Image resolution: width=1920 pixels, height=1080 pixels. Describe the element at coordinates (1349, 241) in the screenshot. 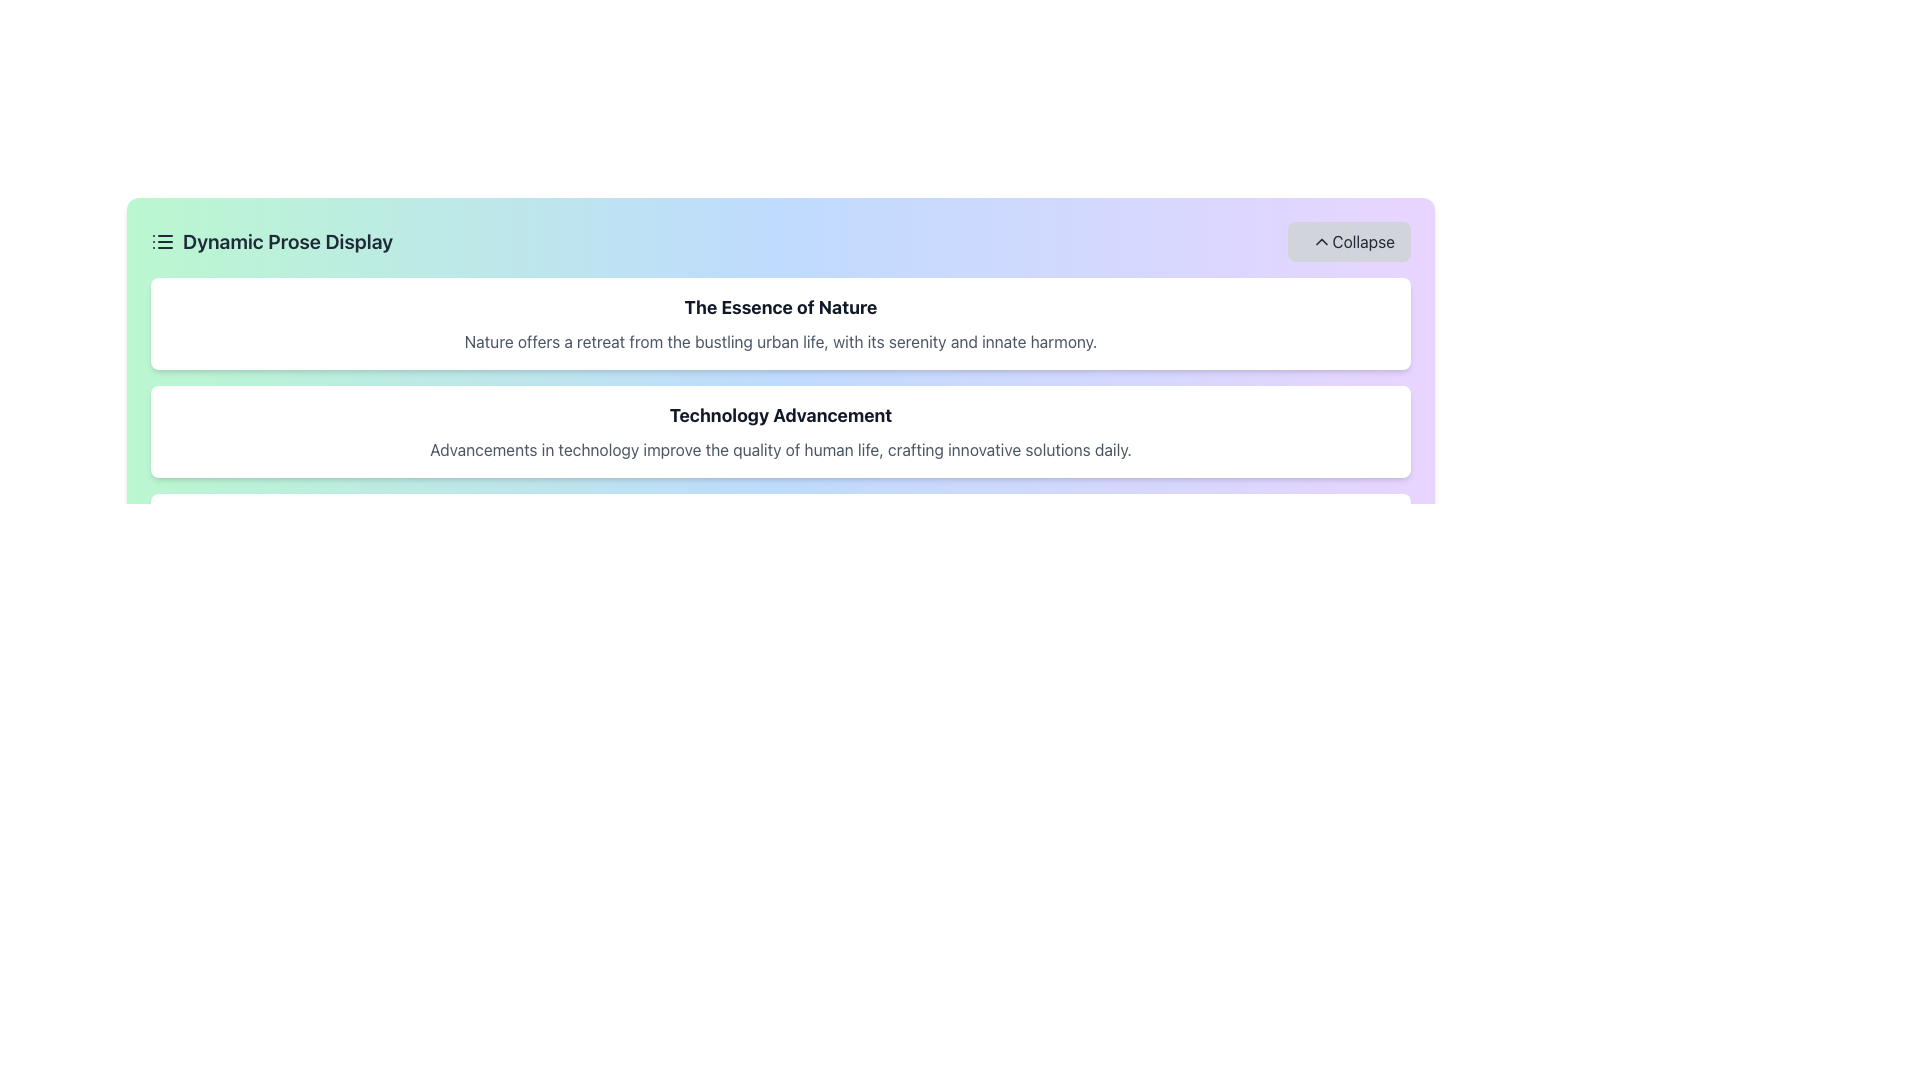

I see `the 'Collapse' button located at the far right of the header section titled 'Dynamic Prose Display'` at that location.